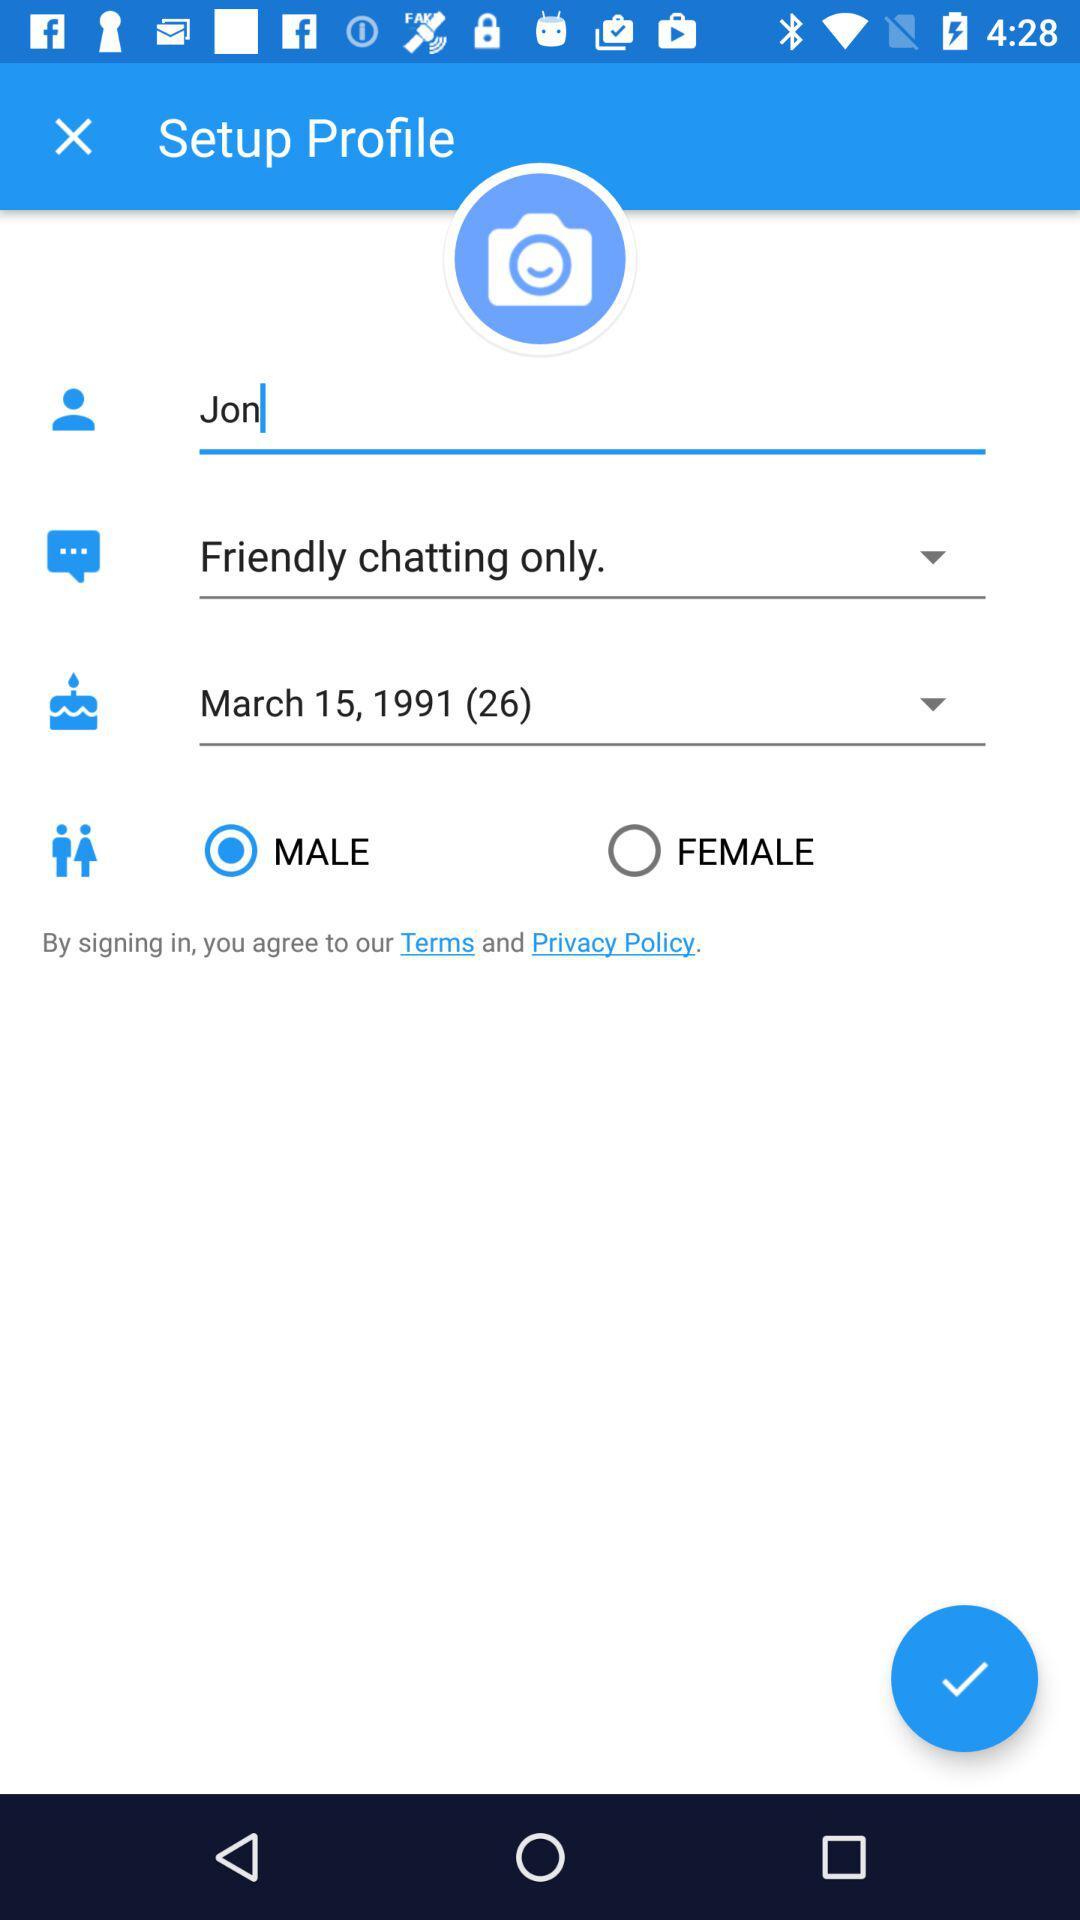 The image size is (1080, 1920). What do you see at coordinates (72, 556) in the screenshot?
I see `the message box image option to the left of friendly chatting only text` at bounding box center [72, 556].